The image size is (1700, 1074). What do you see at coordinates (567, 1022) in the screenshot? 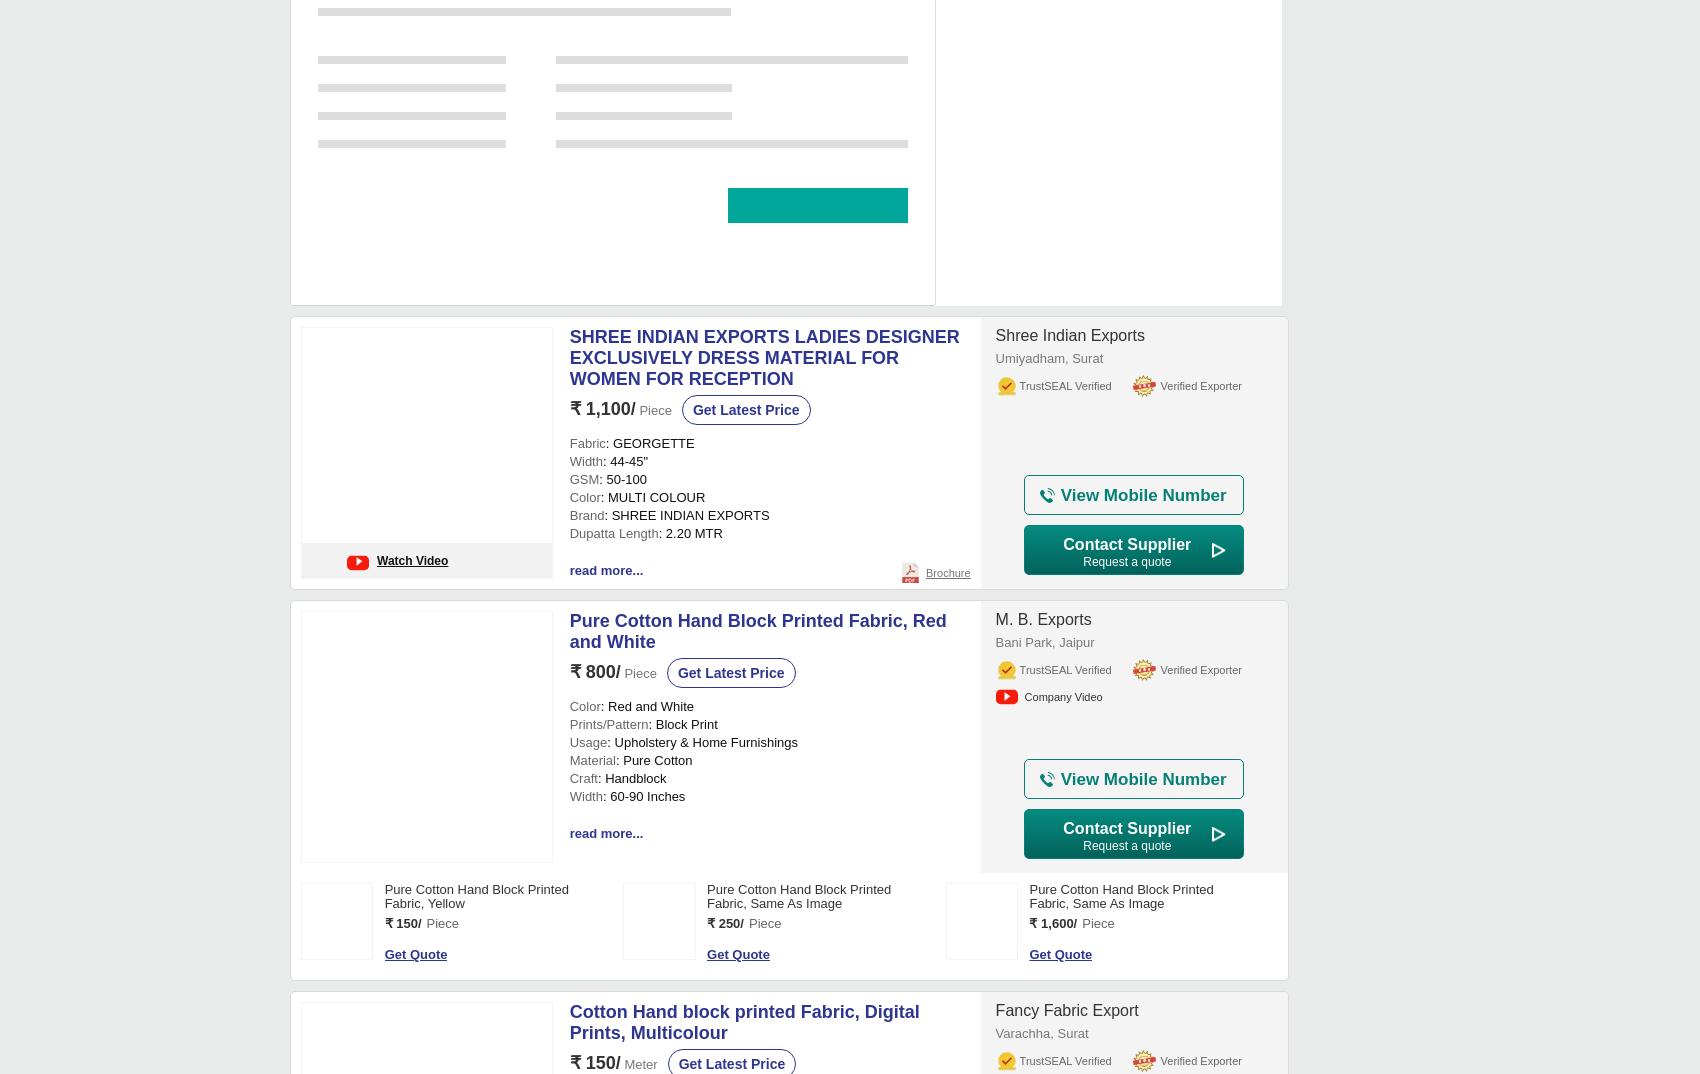
I see `'₹ 1,100/'` at bounding box center [567, 1022].